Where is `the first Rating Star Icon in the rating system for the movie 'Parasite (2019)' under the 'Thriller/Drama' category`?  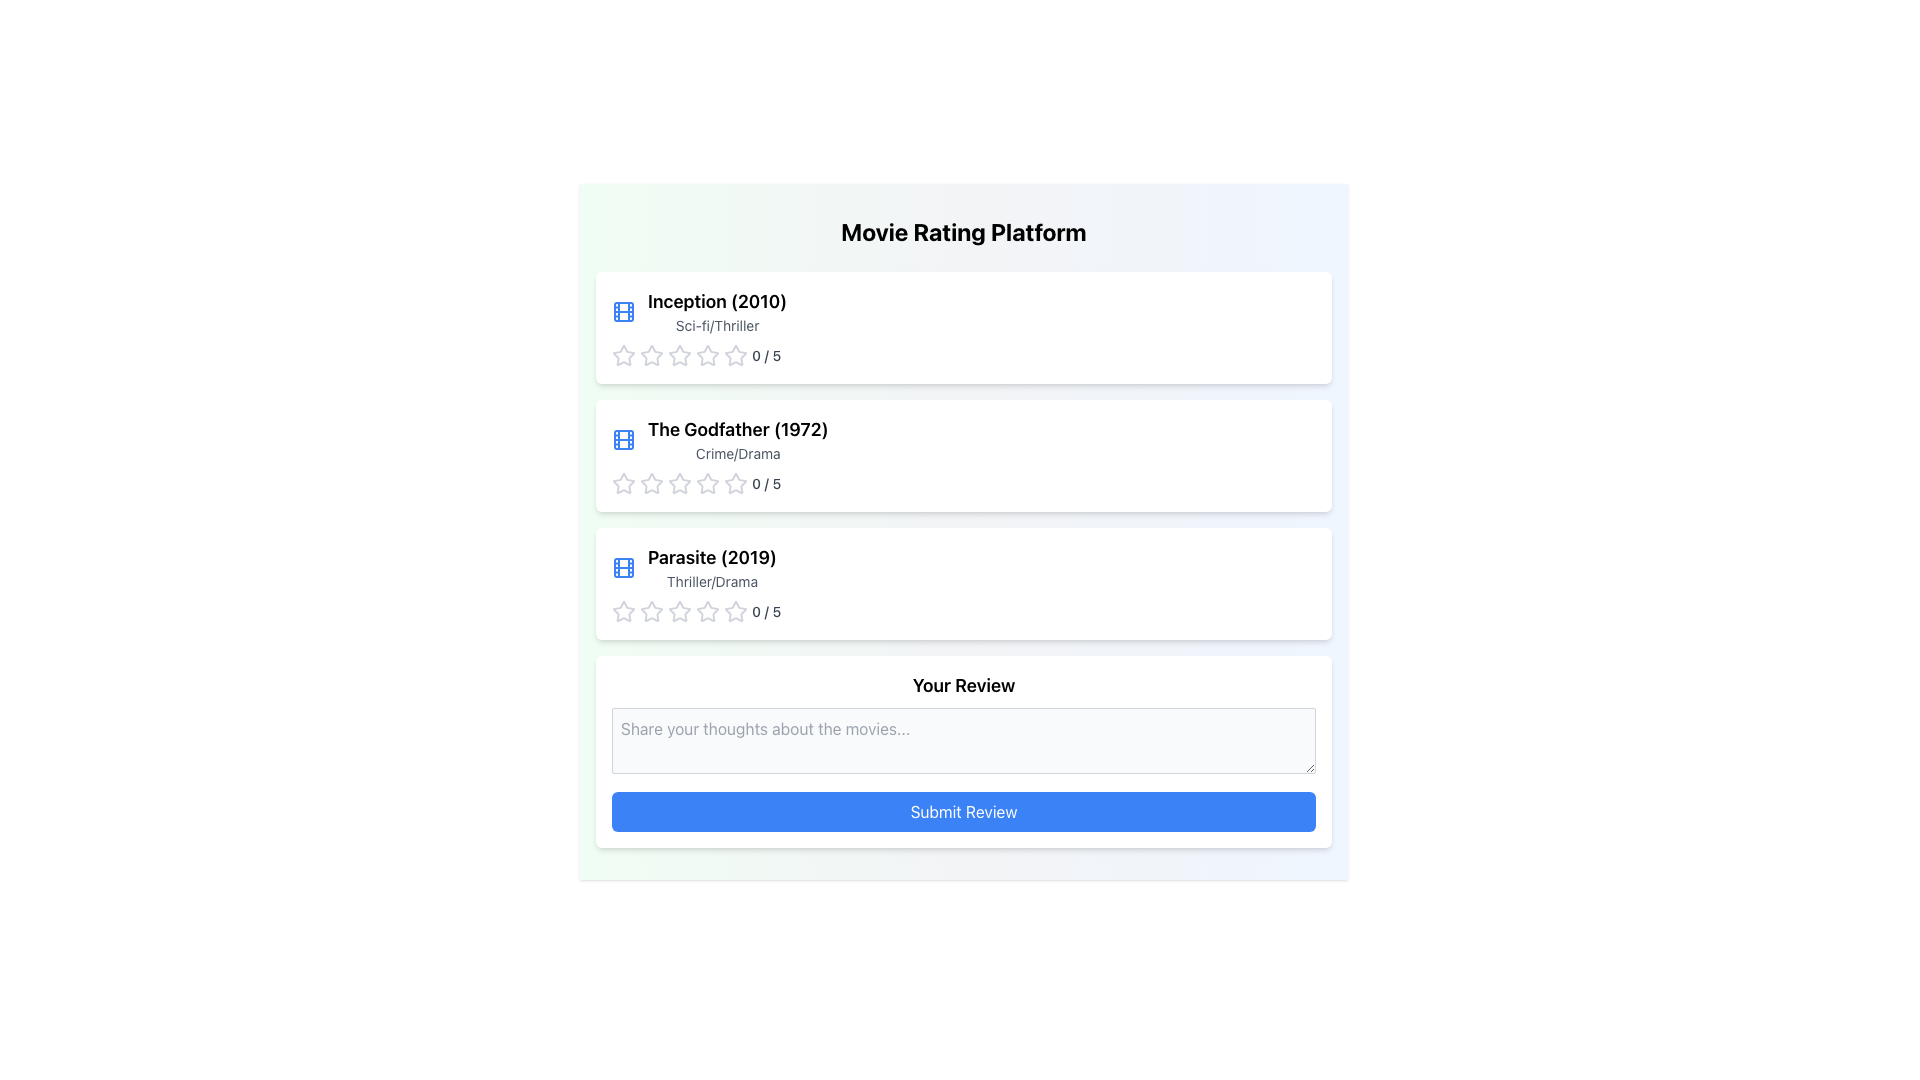 the first Rating Star Icon in the rating system for the movie 'Parasite (2019)' under the 'Thriller/Drama' category is located at coordinates (652, 610).